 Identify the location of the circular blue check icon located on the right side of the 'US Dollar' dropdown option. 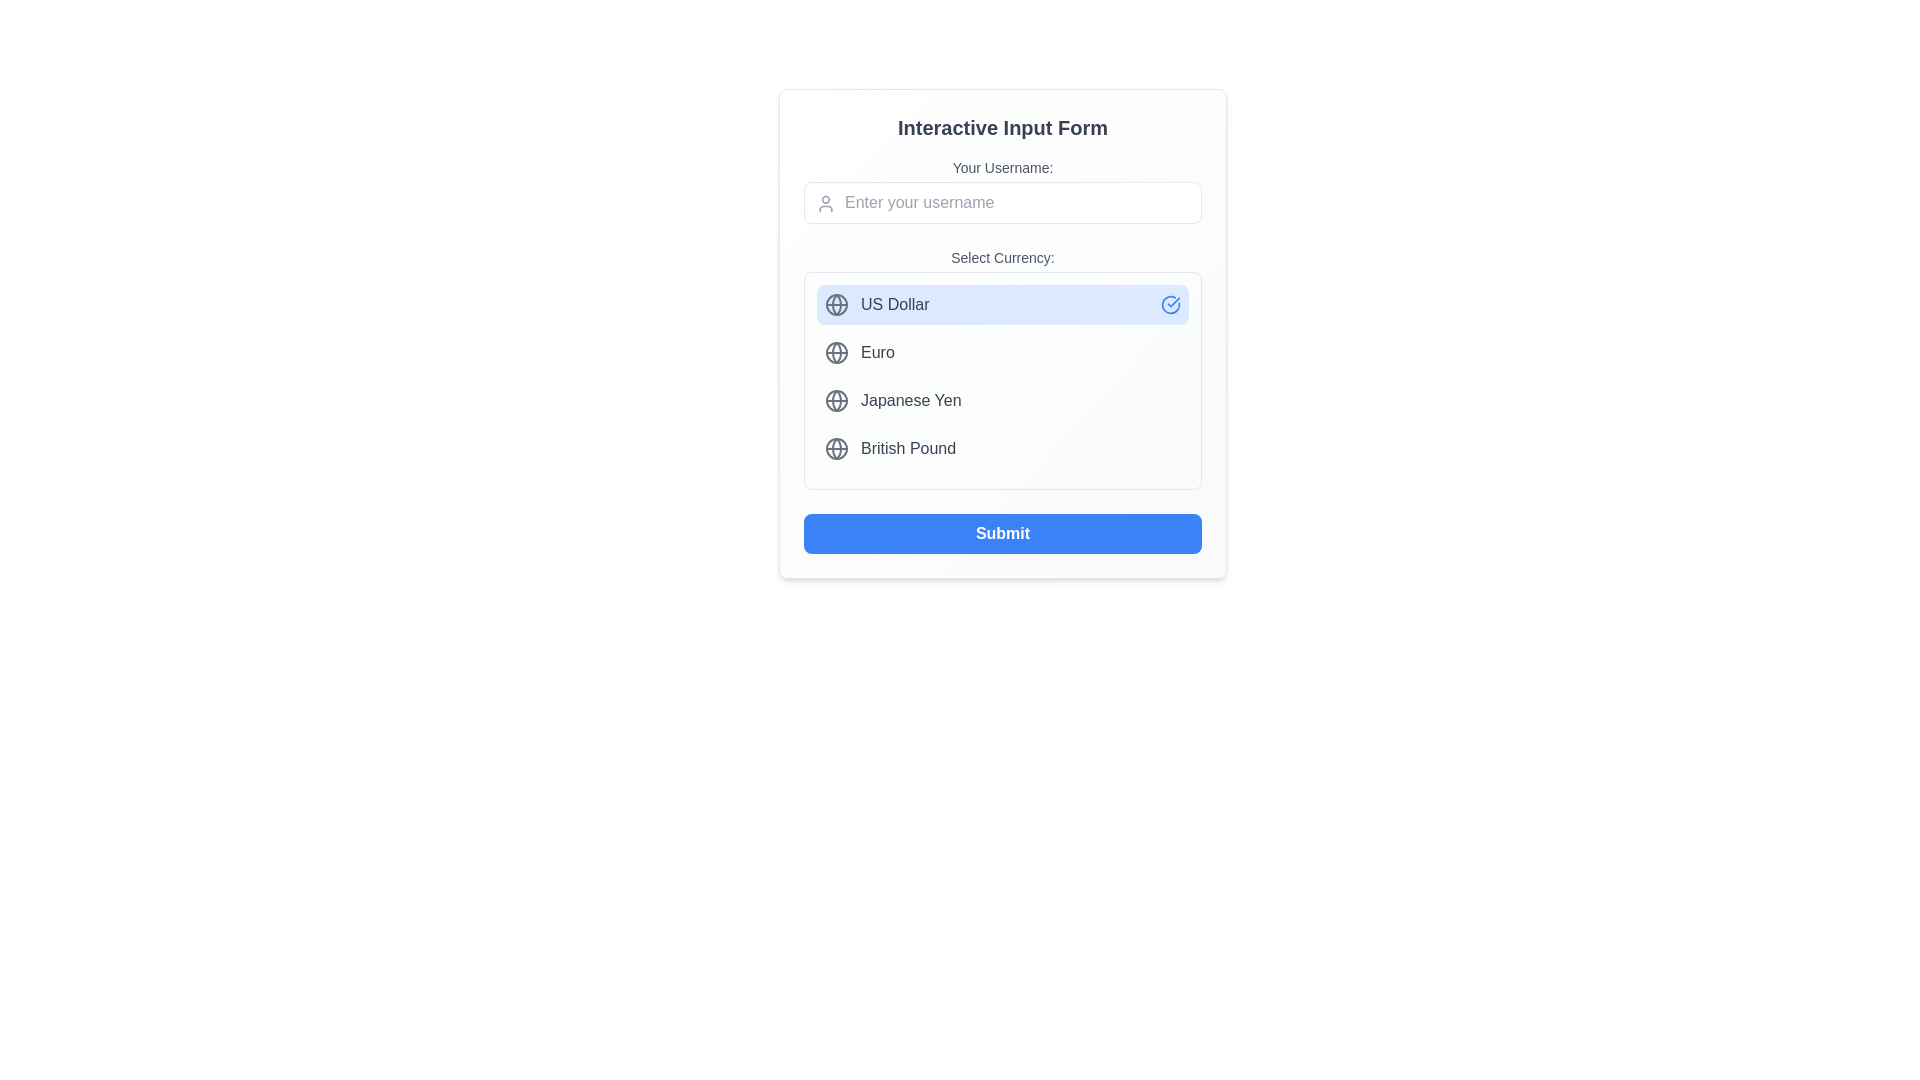
(1171, 304).